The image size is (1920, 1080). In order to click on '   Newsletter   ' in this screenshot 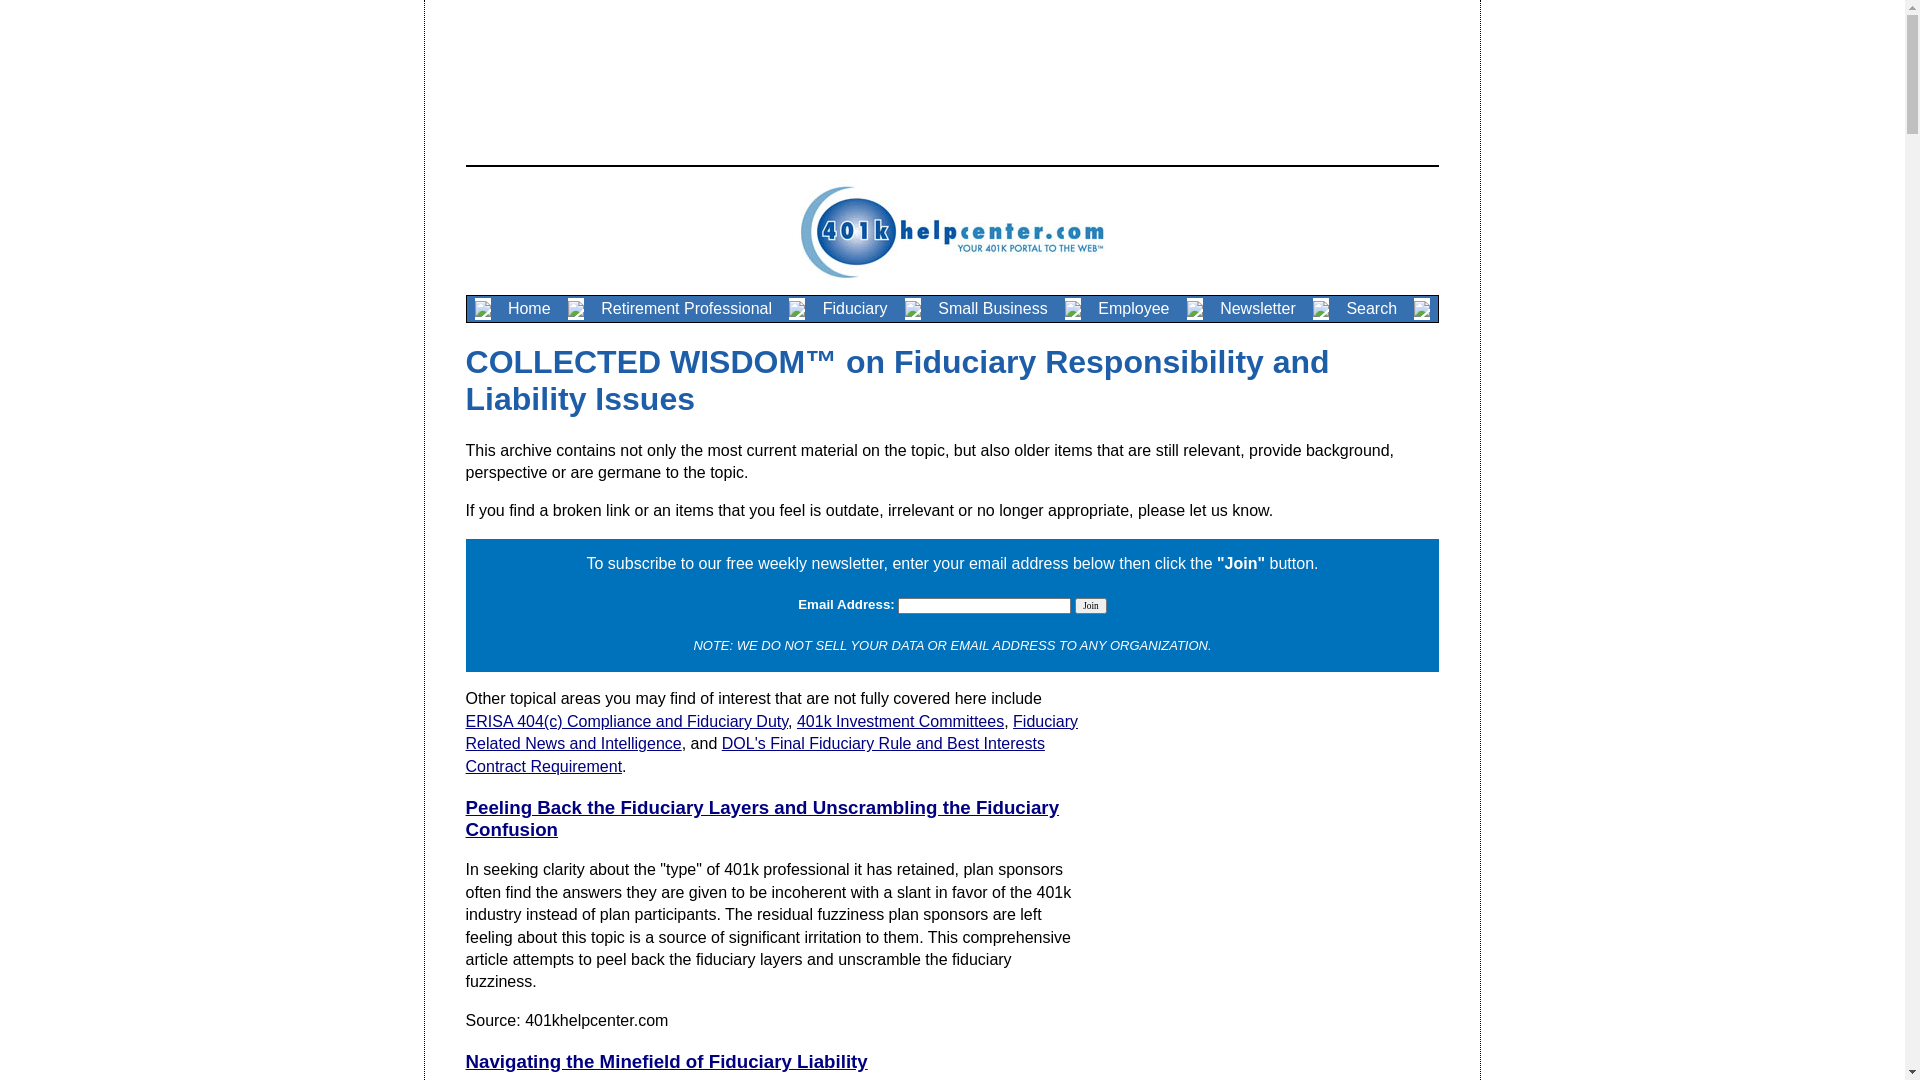, I will do `click(1256, 308)`.